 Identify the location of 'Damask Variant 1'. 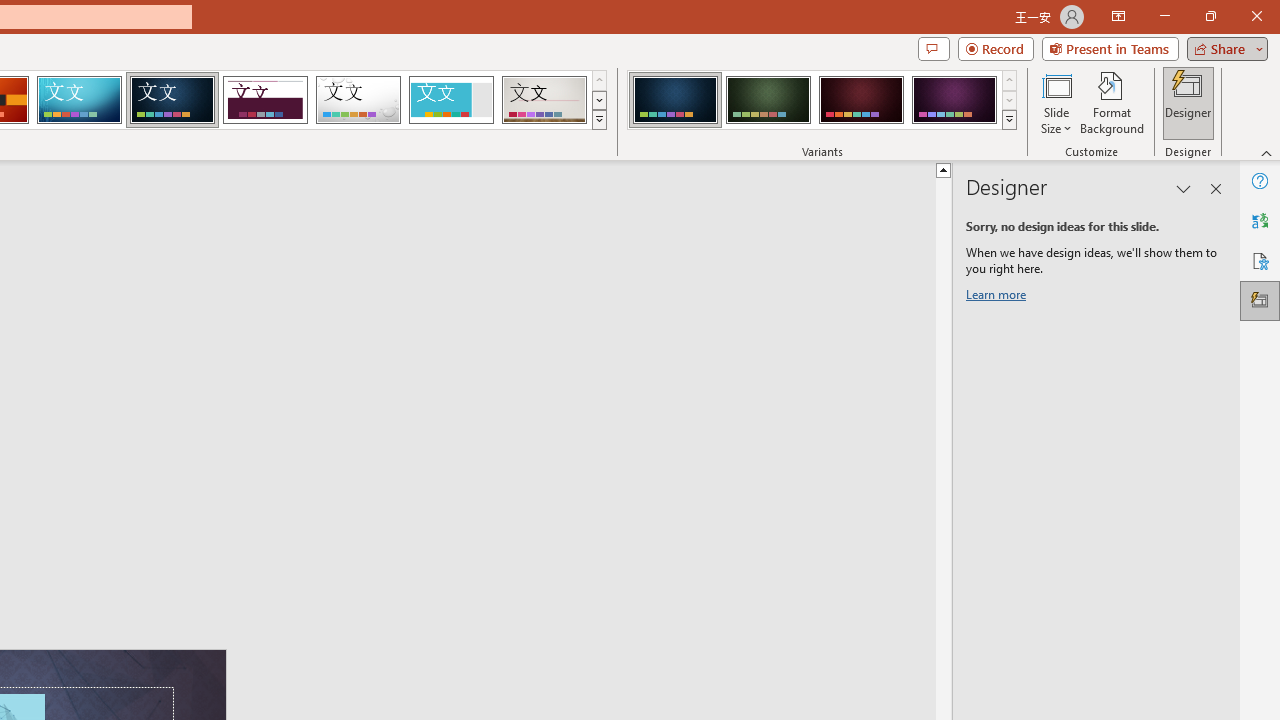
(675, 100).